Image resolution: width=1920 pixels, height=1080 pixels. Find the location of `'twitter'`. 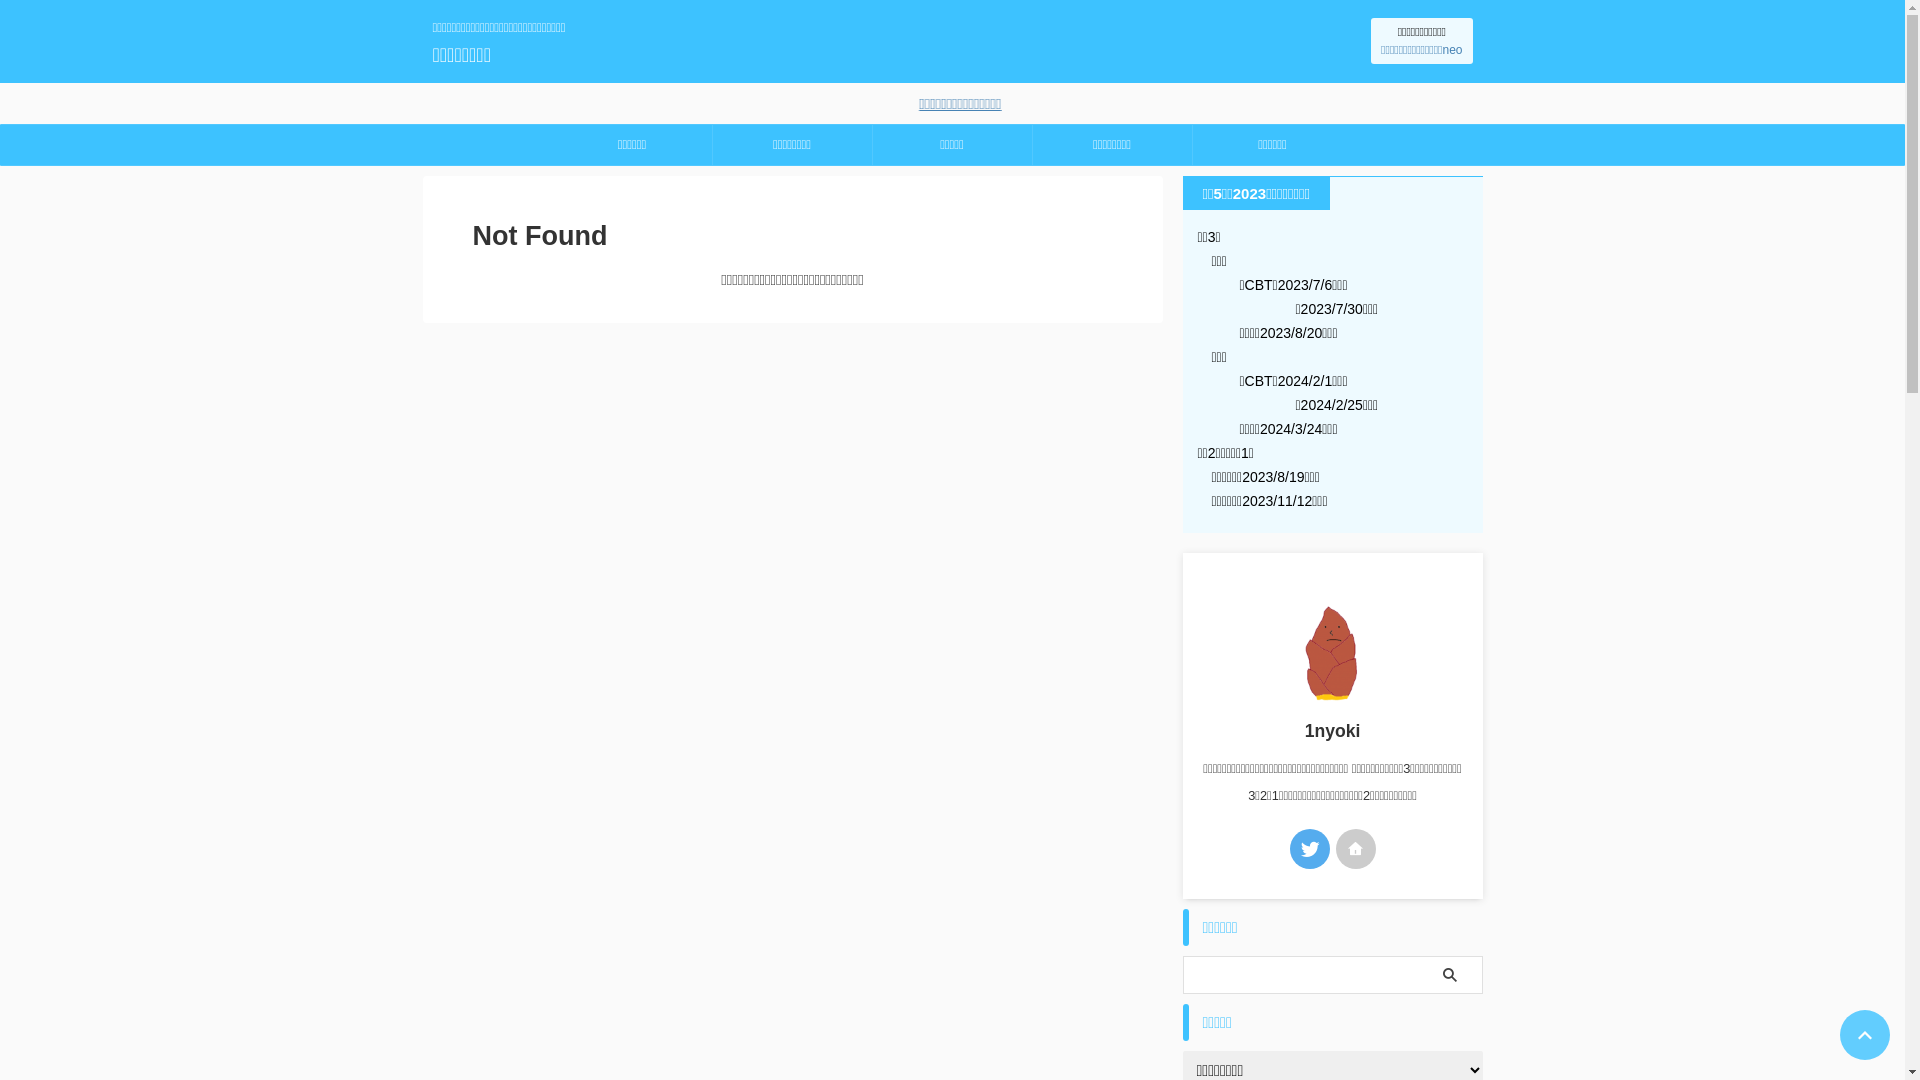

'twitter' is located at coordinates (1310, 848).